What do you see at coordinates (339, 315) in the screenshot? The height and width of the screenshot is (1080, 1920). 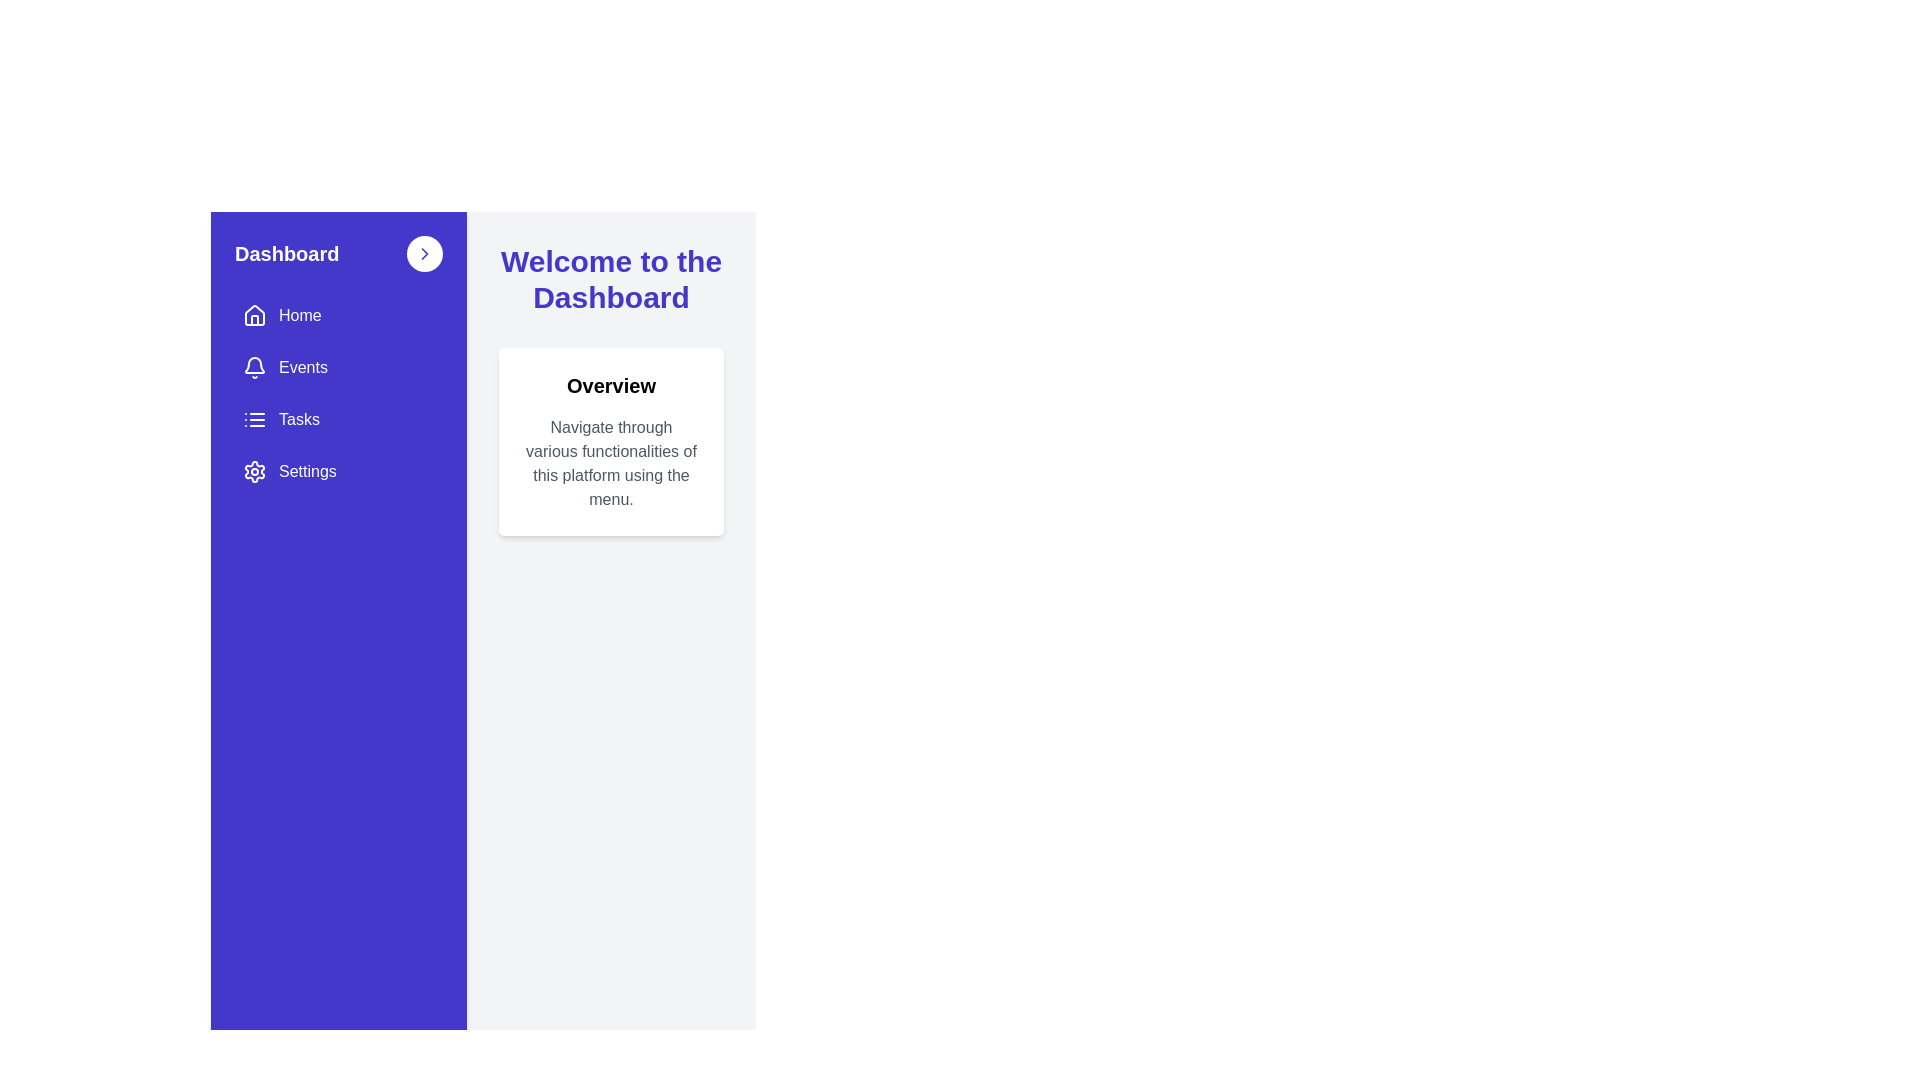 I see `the first button in the vertical navigation menu on the left side of the interface` at bounding box center [339, 315].